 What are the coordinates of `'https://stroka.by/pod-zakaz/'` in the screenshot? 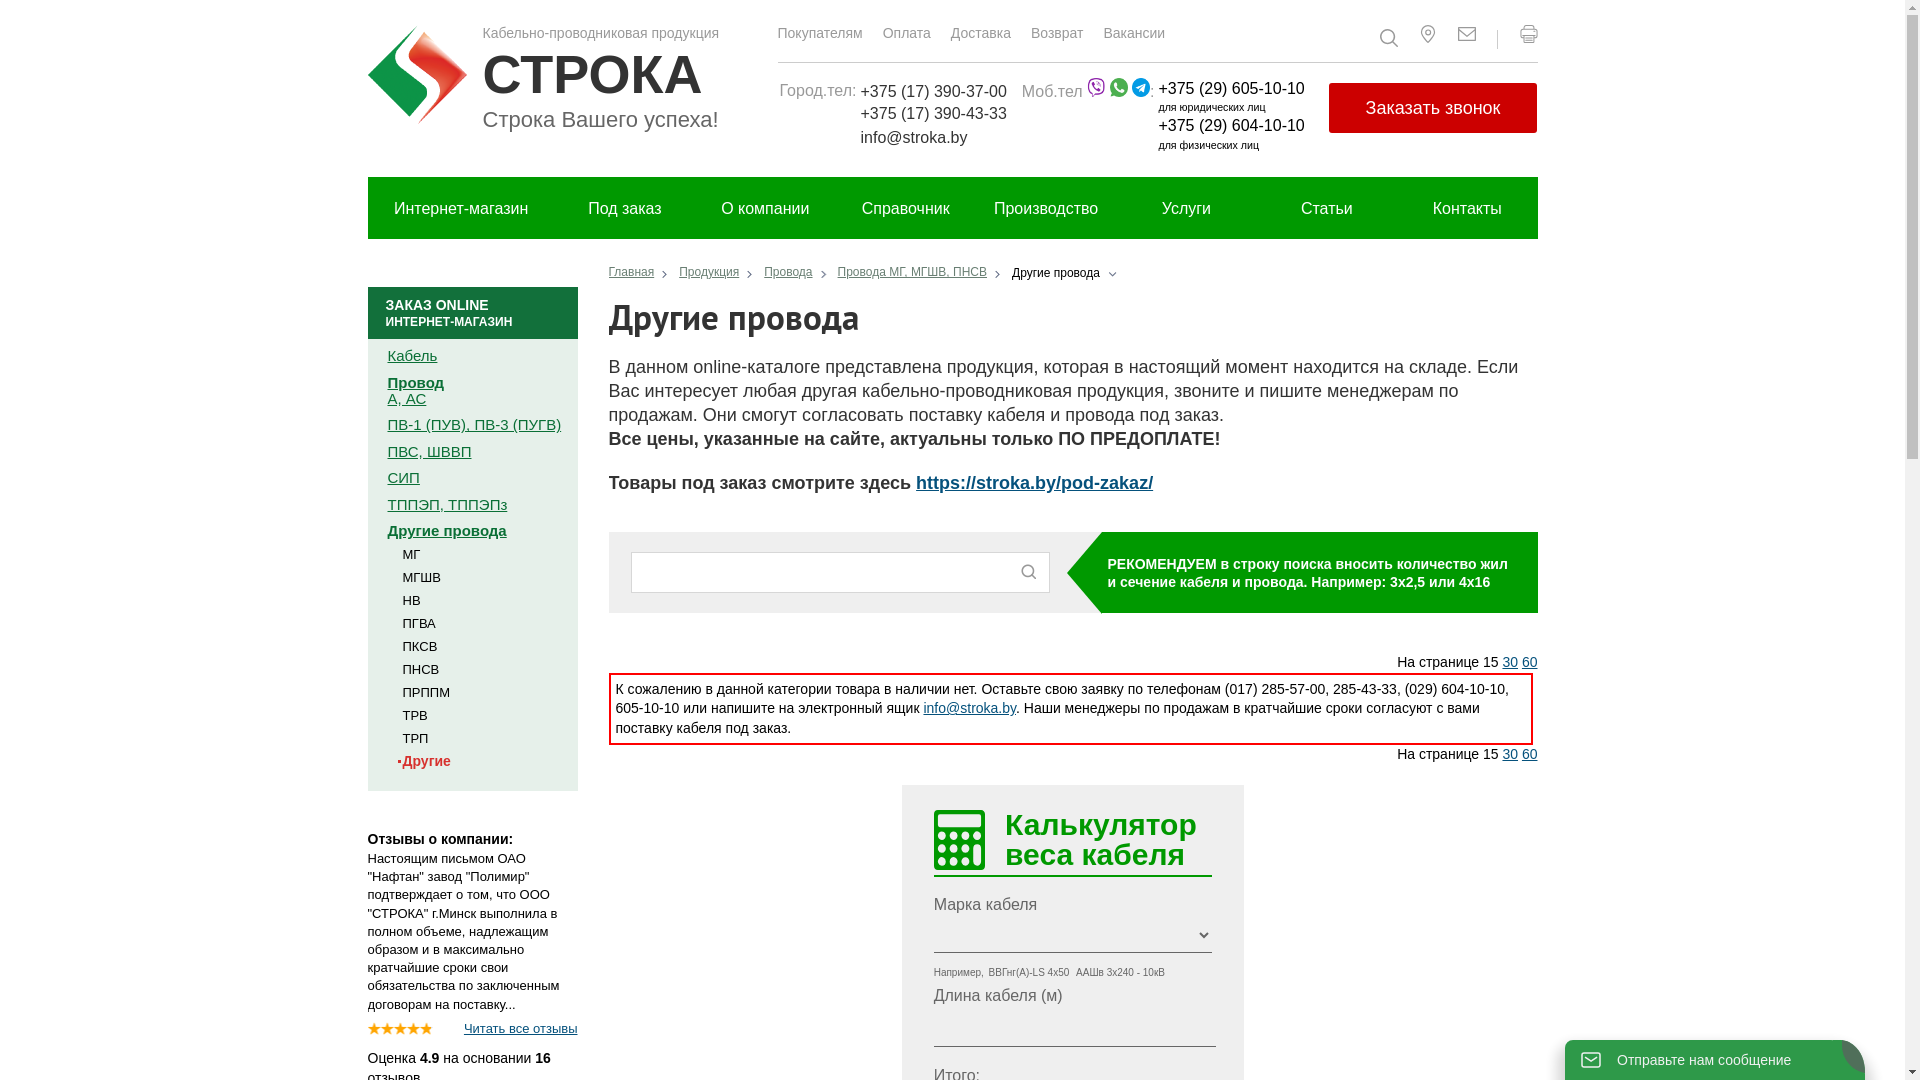 It's located at (1034, 482).